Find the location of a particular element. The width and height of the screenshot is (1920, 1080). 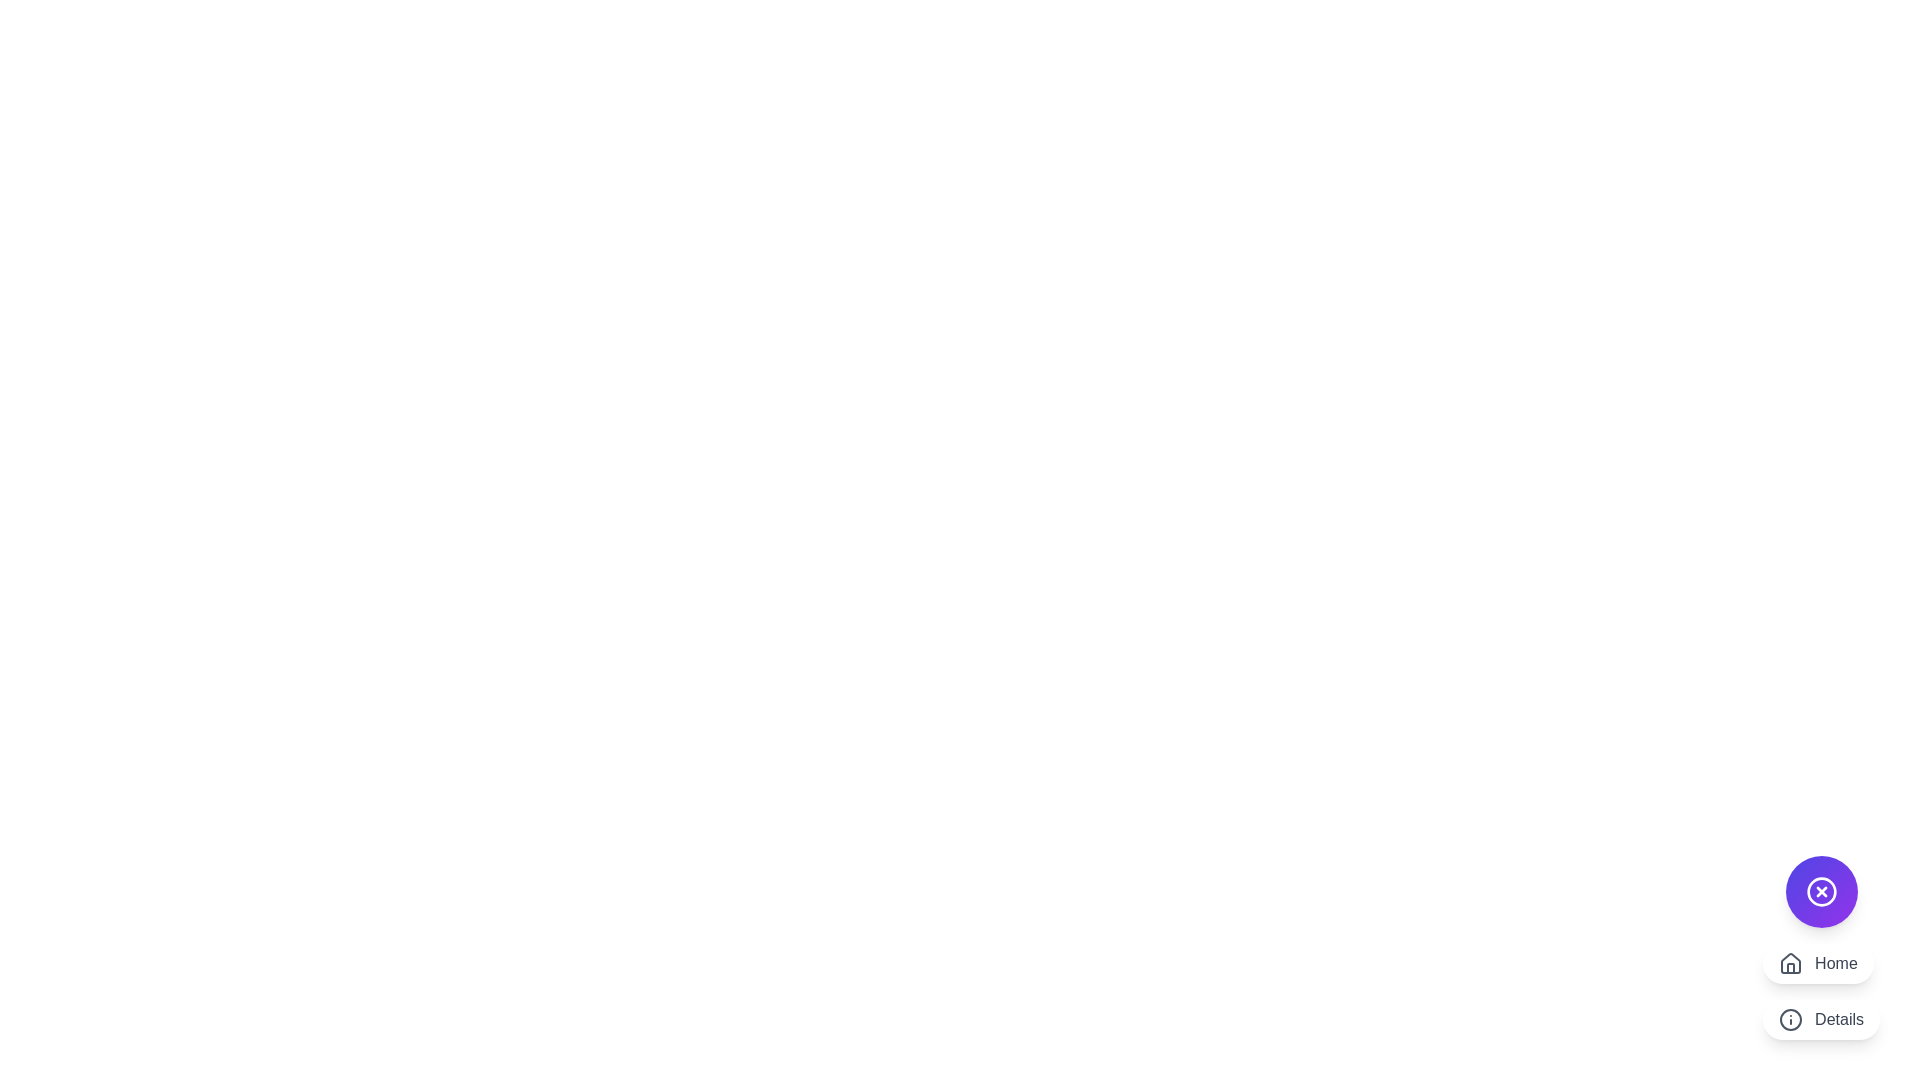

the button that navigates to the 'Home' section, located below the purple circular button with a close icon and above the 'Details' button, by outlining it is located at coordinates (1818, 963).